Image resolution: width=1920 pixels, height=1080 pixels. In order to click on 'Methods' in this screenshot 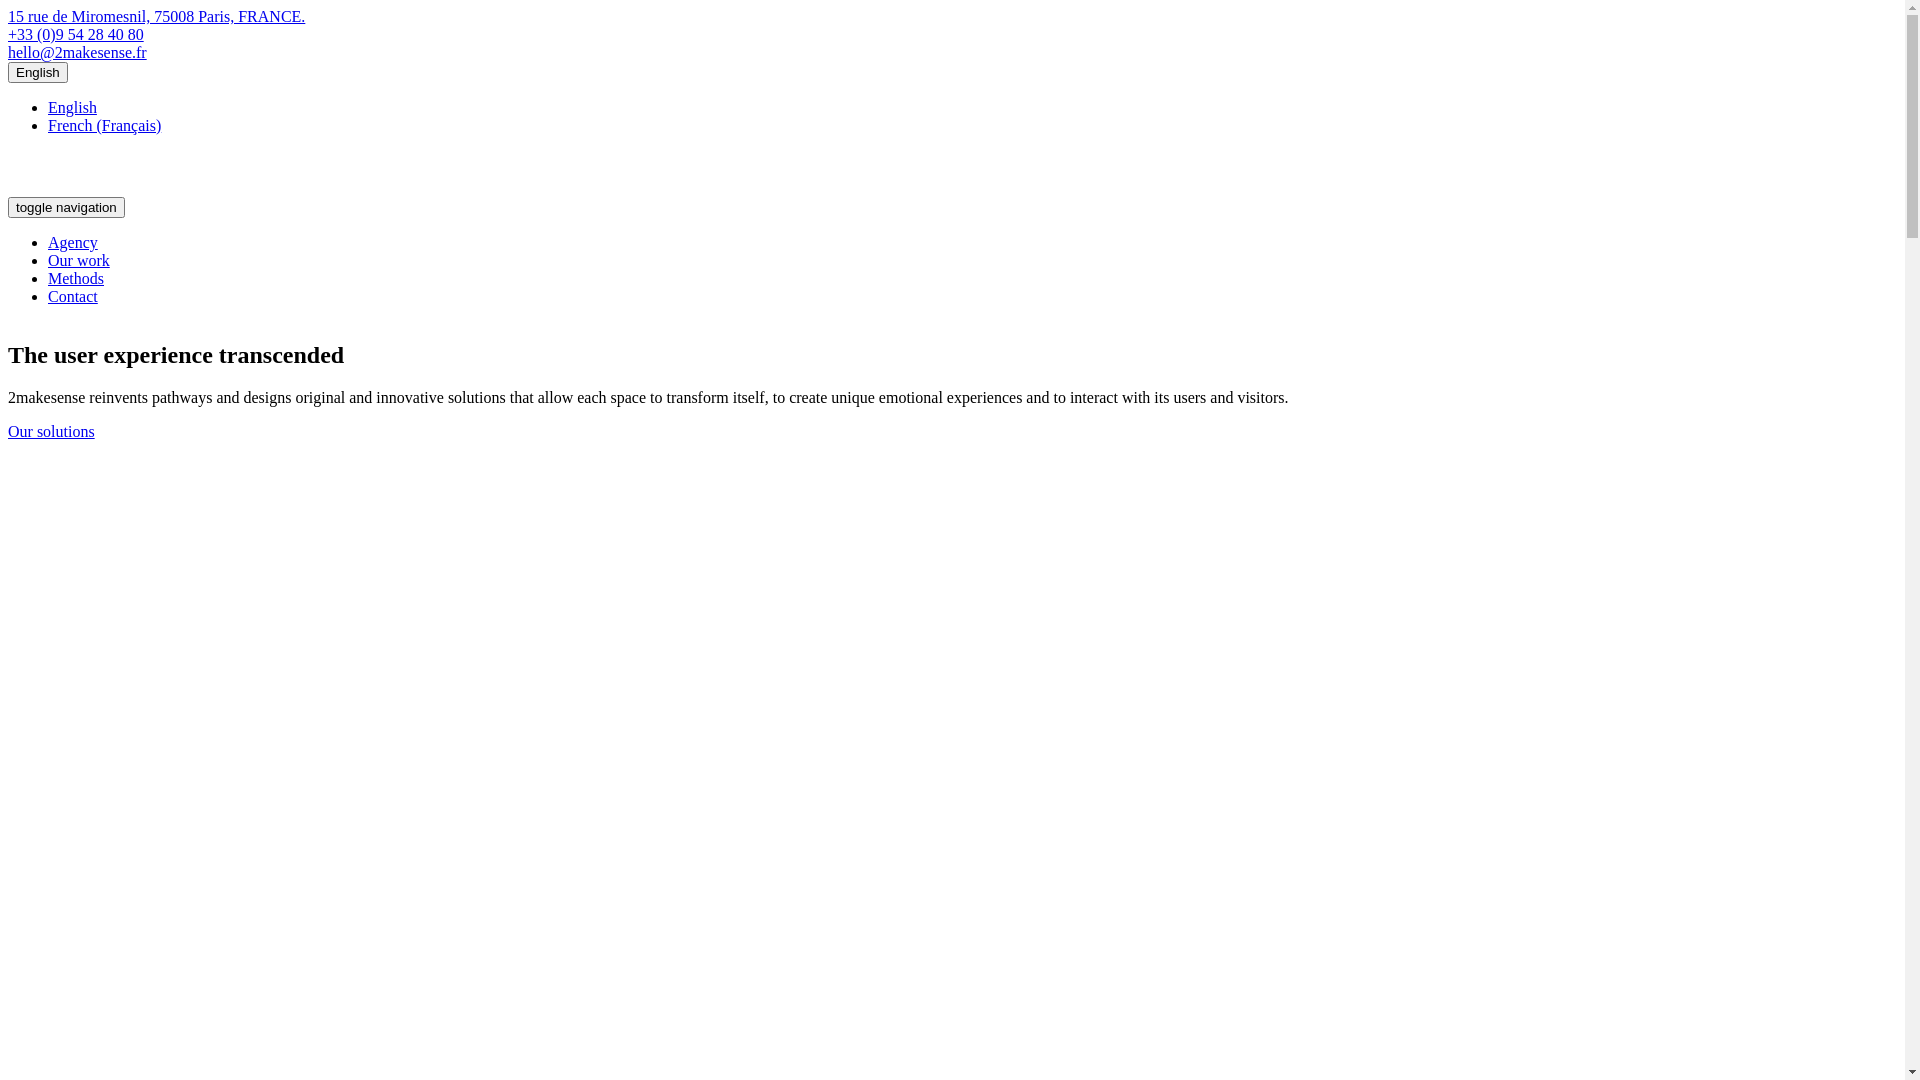, I will do `click(76, 278)`.